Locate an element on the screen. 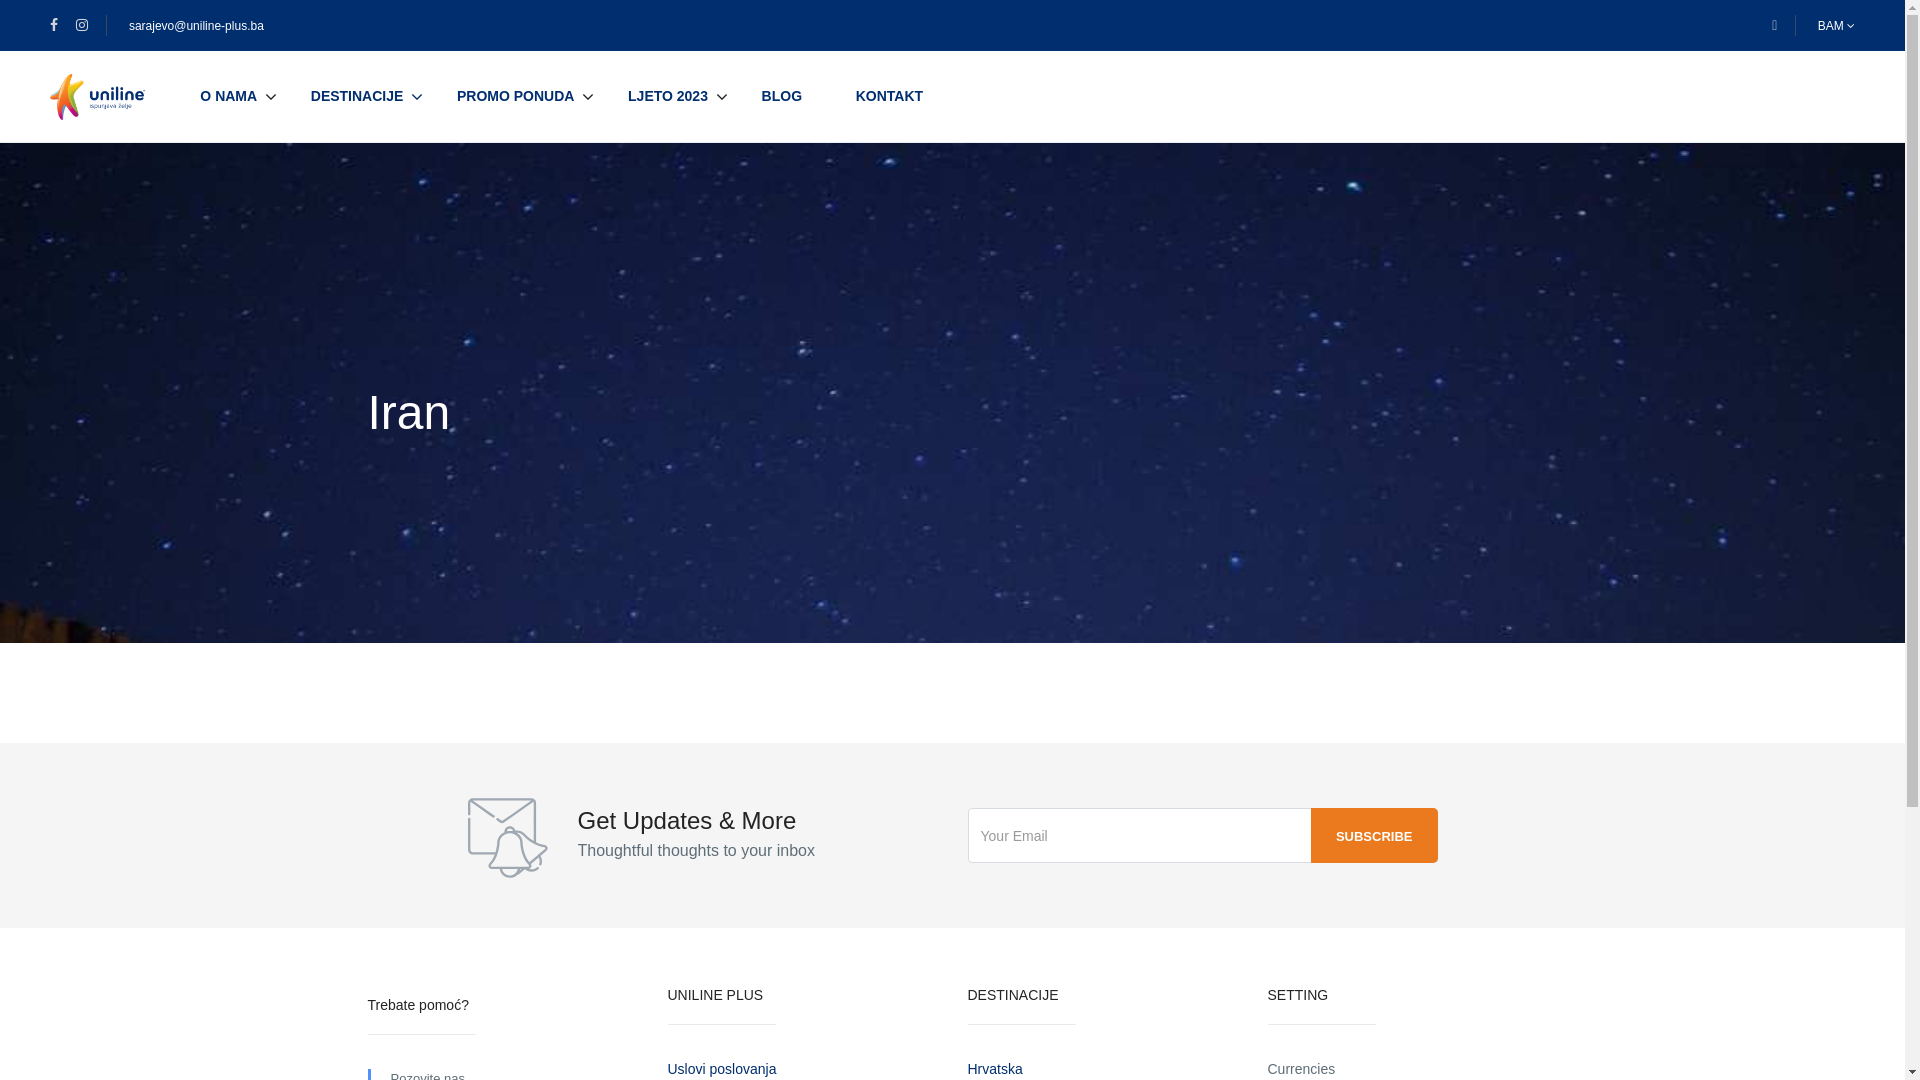  'BLOG' is located at coordinates (781, 96).